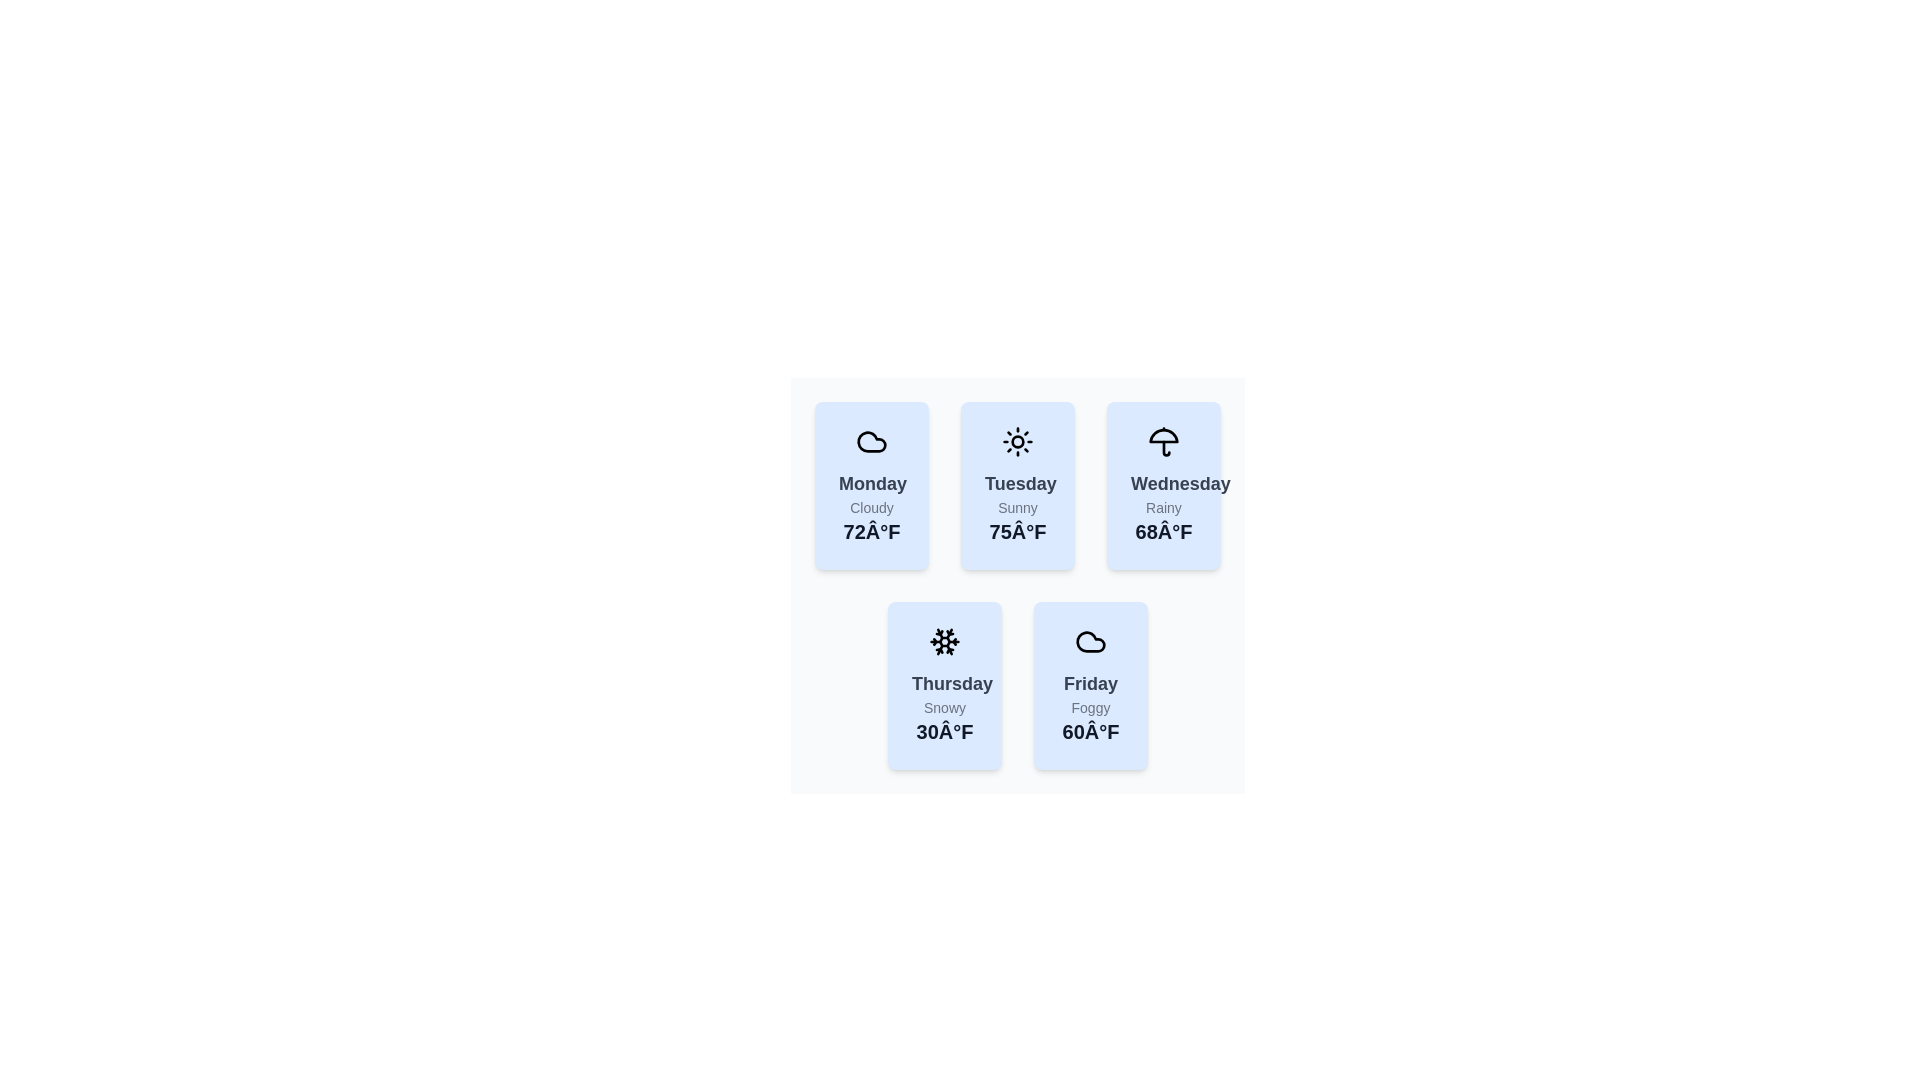  What do you see at coordinates (872, 441) in the screenshot?
I see `the cloudy weather icon representing Monday's forecast located at the top-left corner of the weather forecast grid` at bounding box center [872, 441].